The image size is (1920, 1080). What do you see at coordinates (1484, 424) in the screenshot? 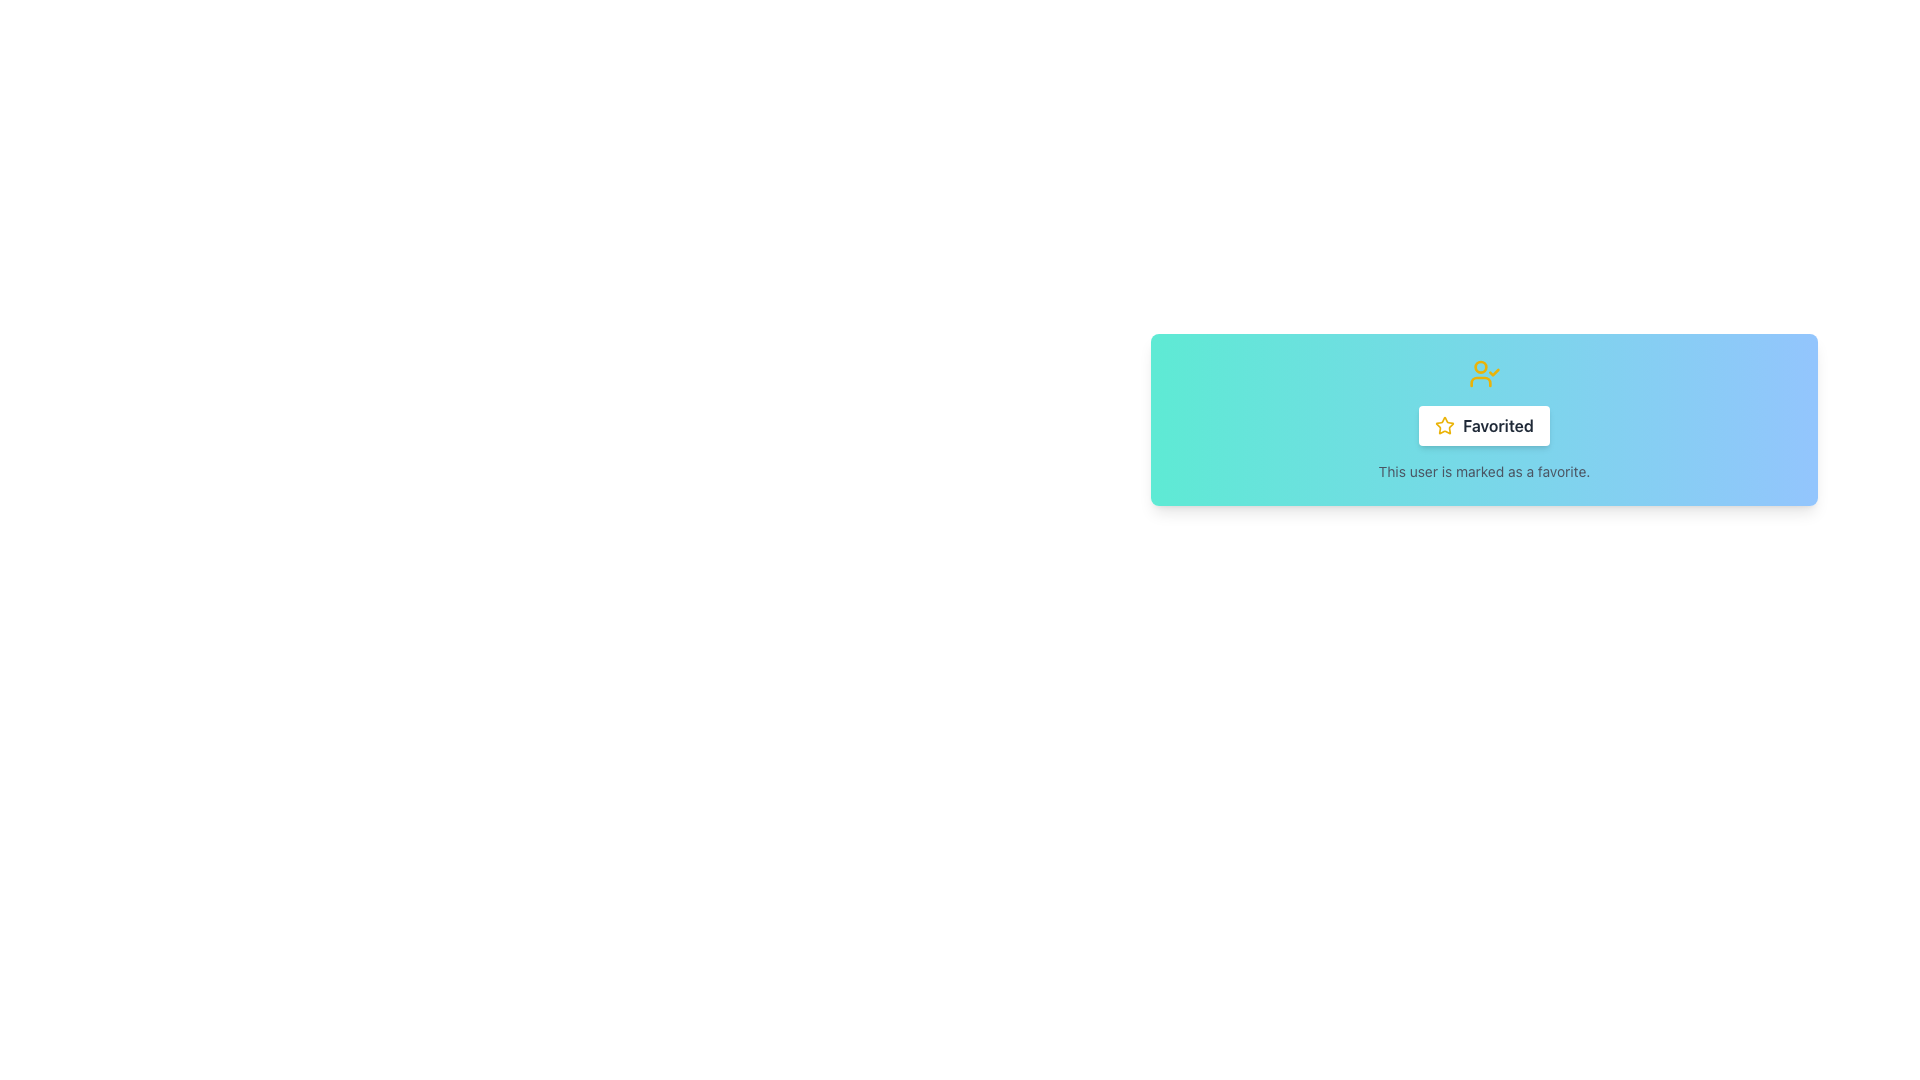
I see `the 'Favorited' status toggle button located at the center of the card with a gradient background, positioned below the person icon and above the text indicating the user's favorite status` at bounding box center [1484, 424].